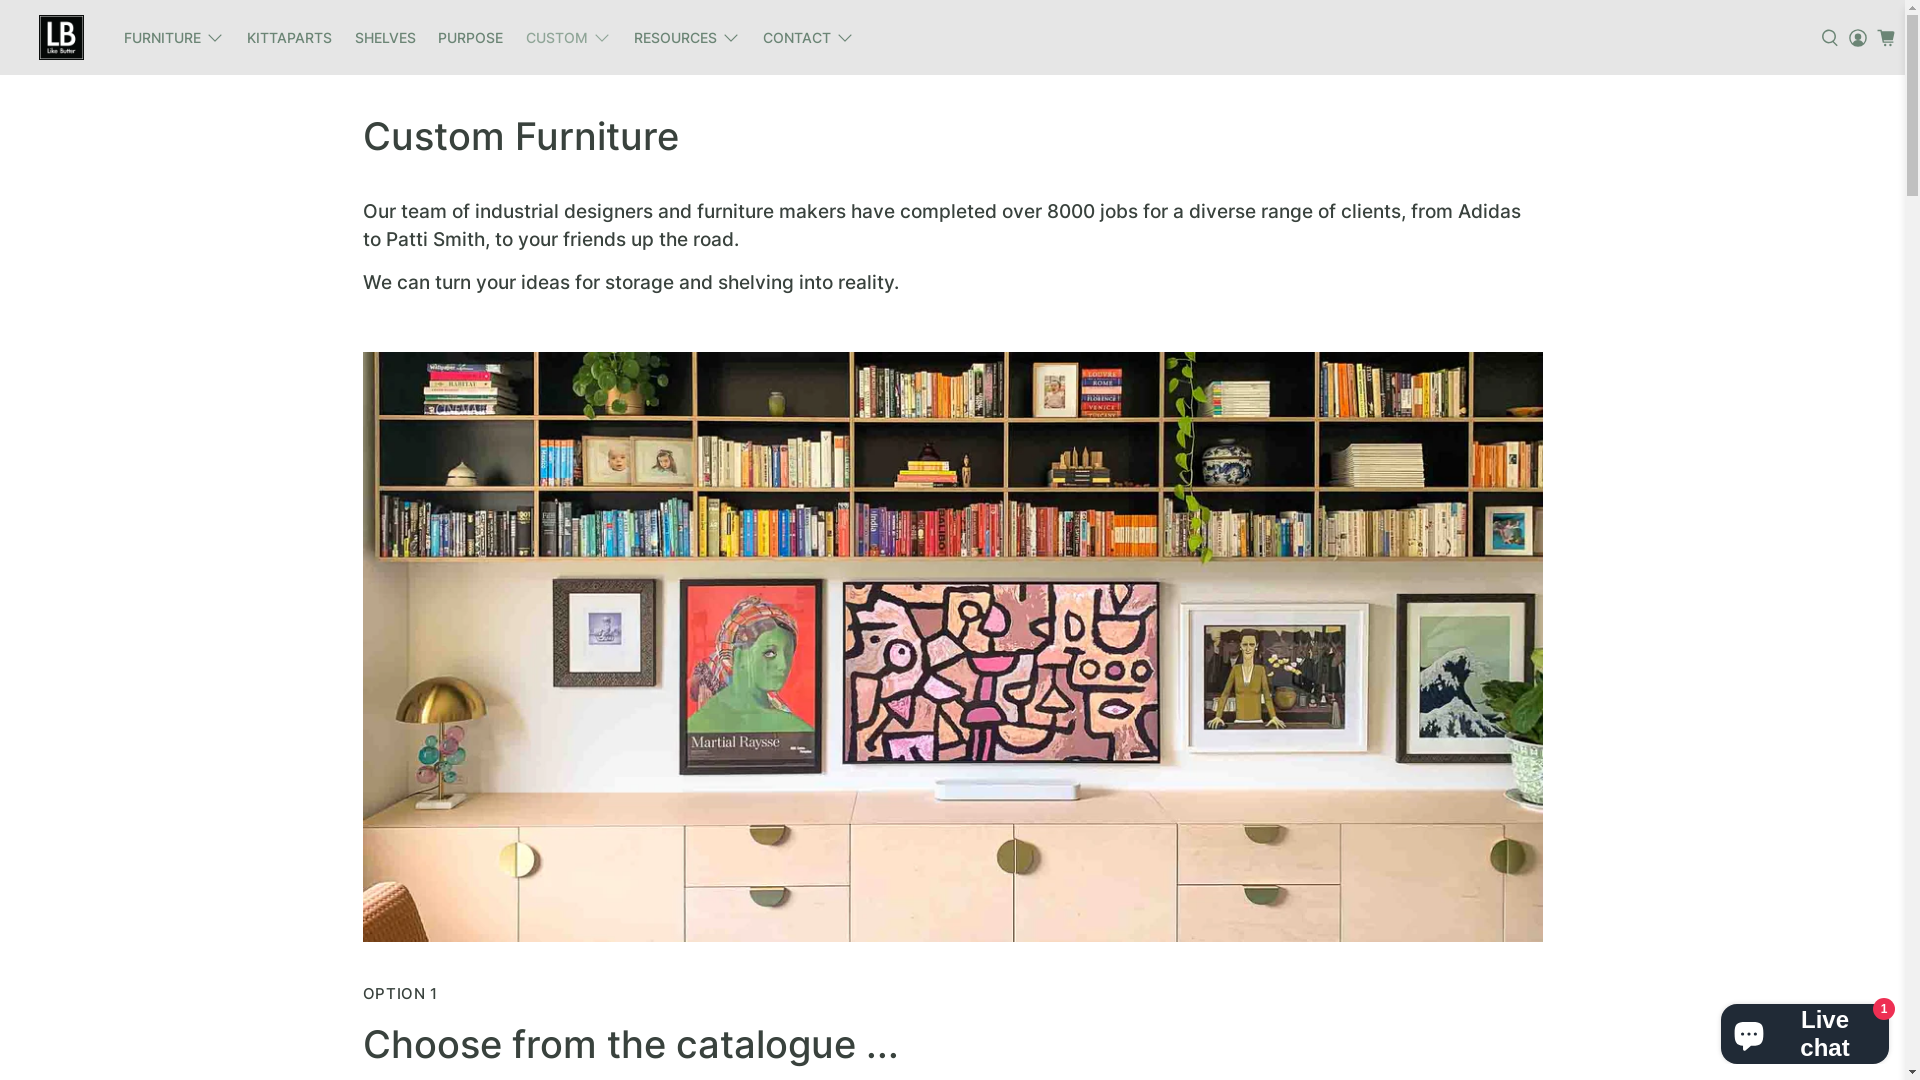 This screenshot has width=1920, height=1080. Describe the element at coordinates (288, 37) in the screenshot. I see `'KITTAPARTS'` at that location.